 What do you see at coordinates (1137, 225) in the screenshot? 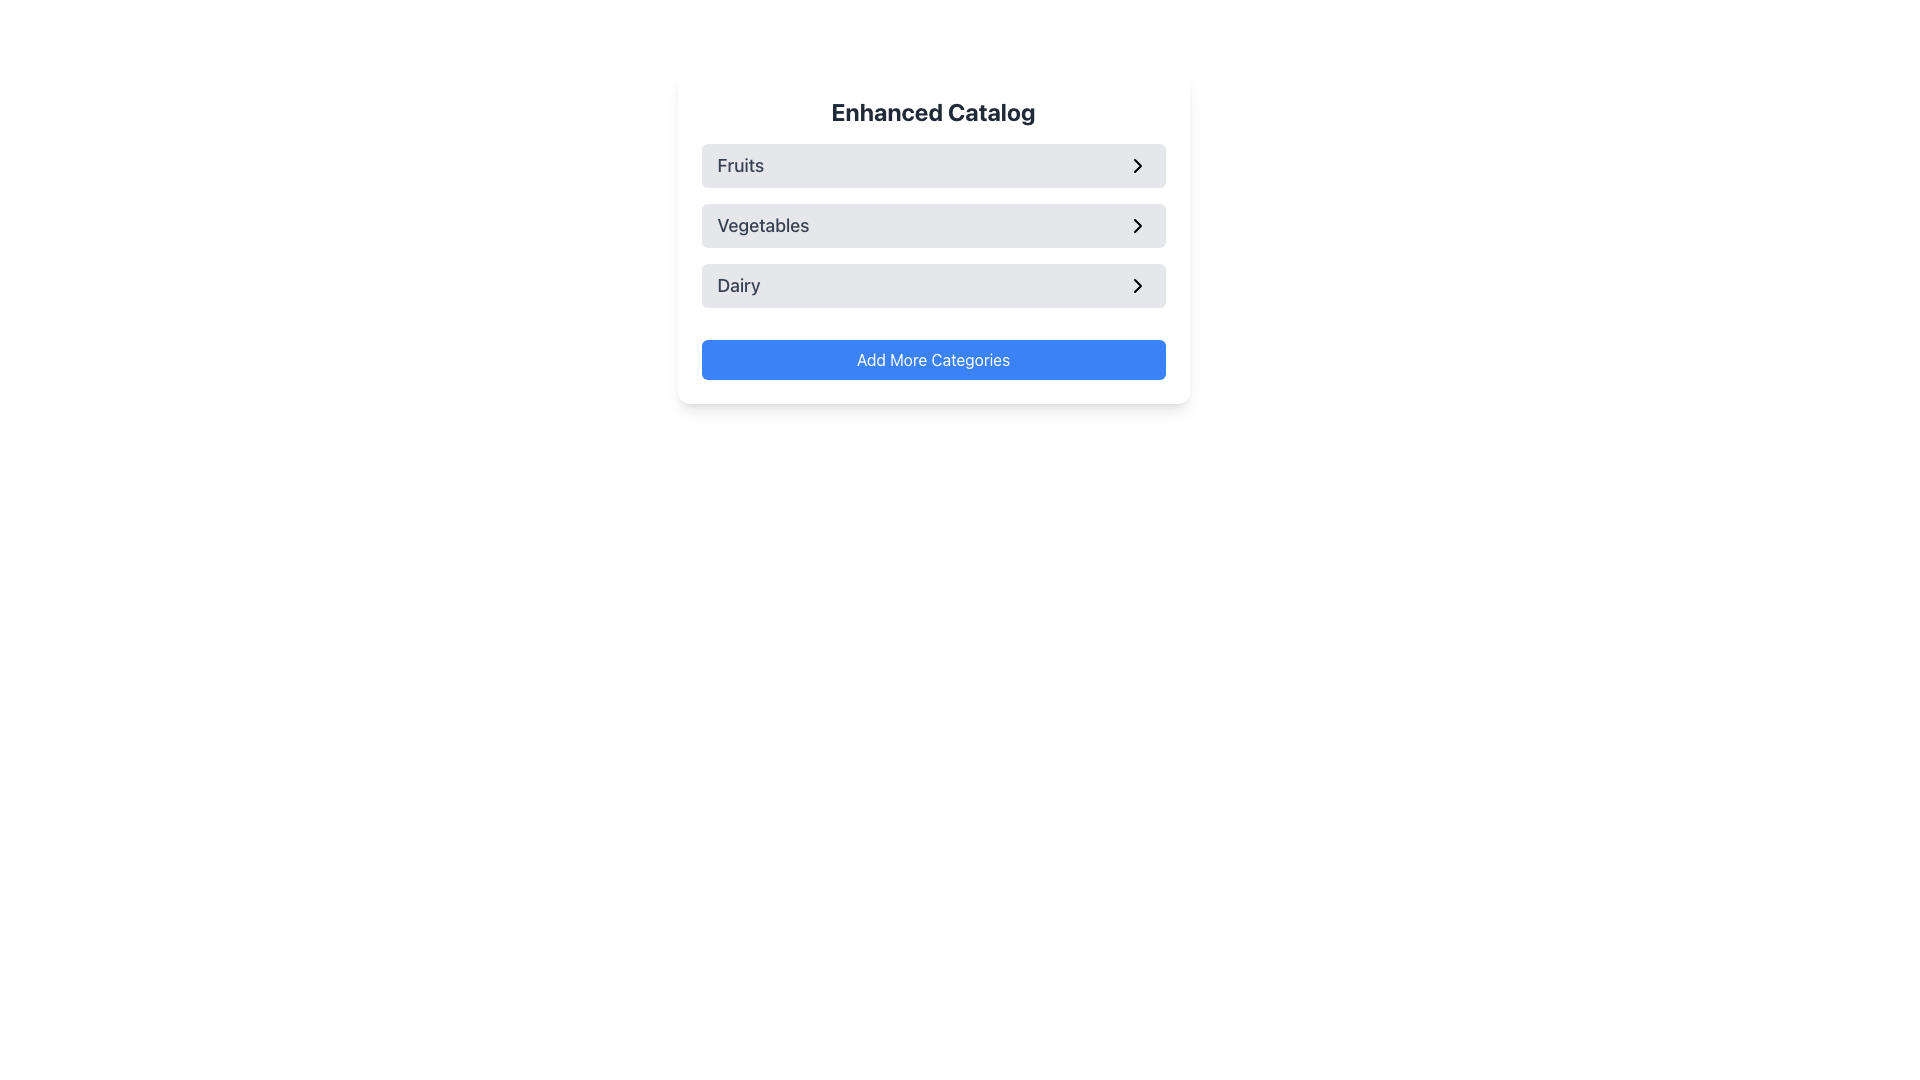
I see `the right-facing chevron arrow icon located to the far right of the 'Vegetables' text in the second item of the vertical list` at bounding box center [1137, 225].